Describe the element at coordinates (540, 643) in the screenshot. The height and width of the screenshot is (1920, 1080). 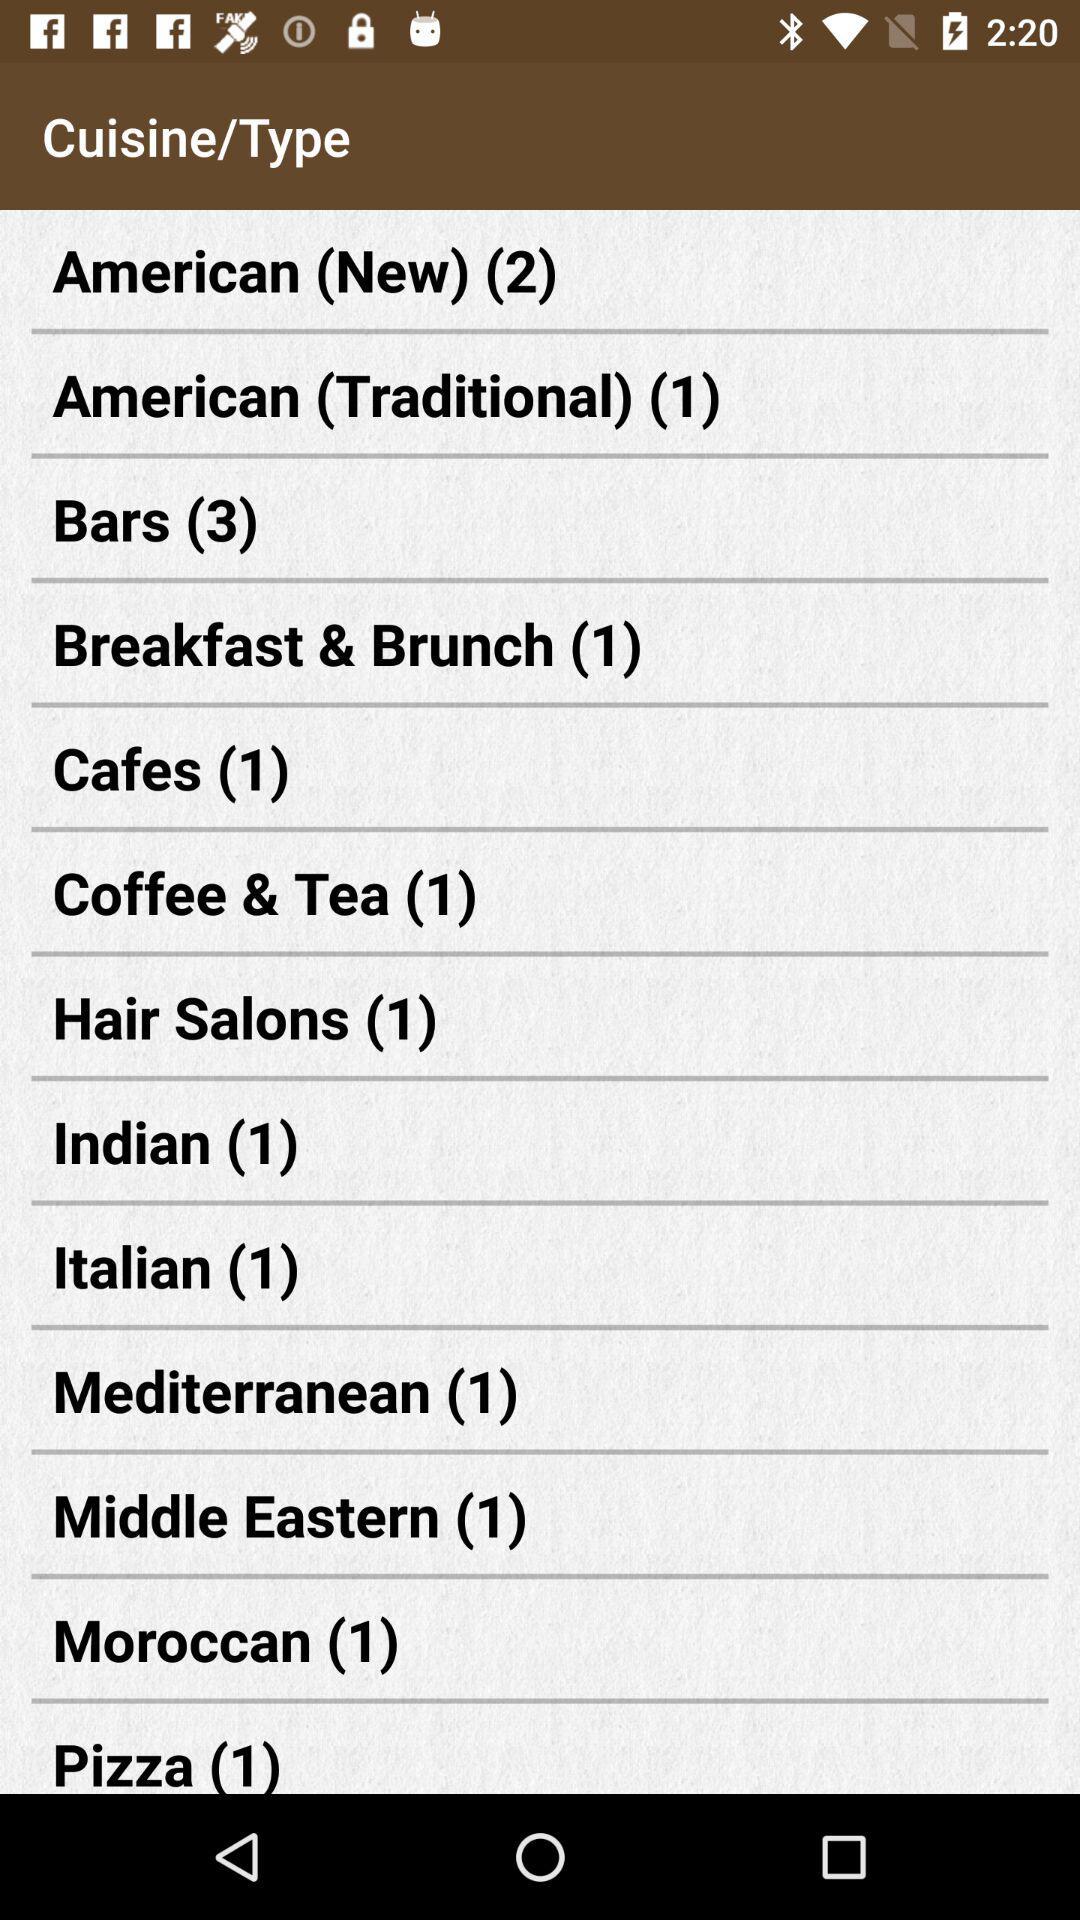
I see `icon above the cafes (1) item` at that location.